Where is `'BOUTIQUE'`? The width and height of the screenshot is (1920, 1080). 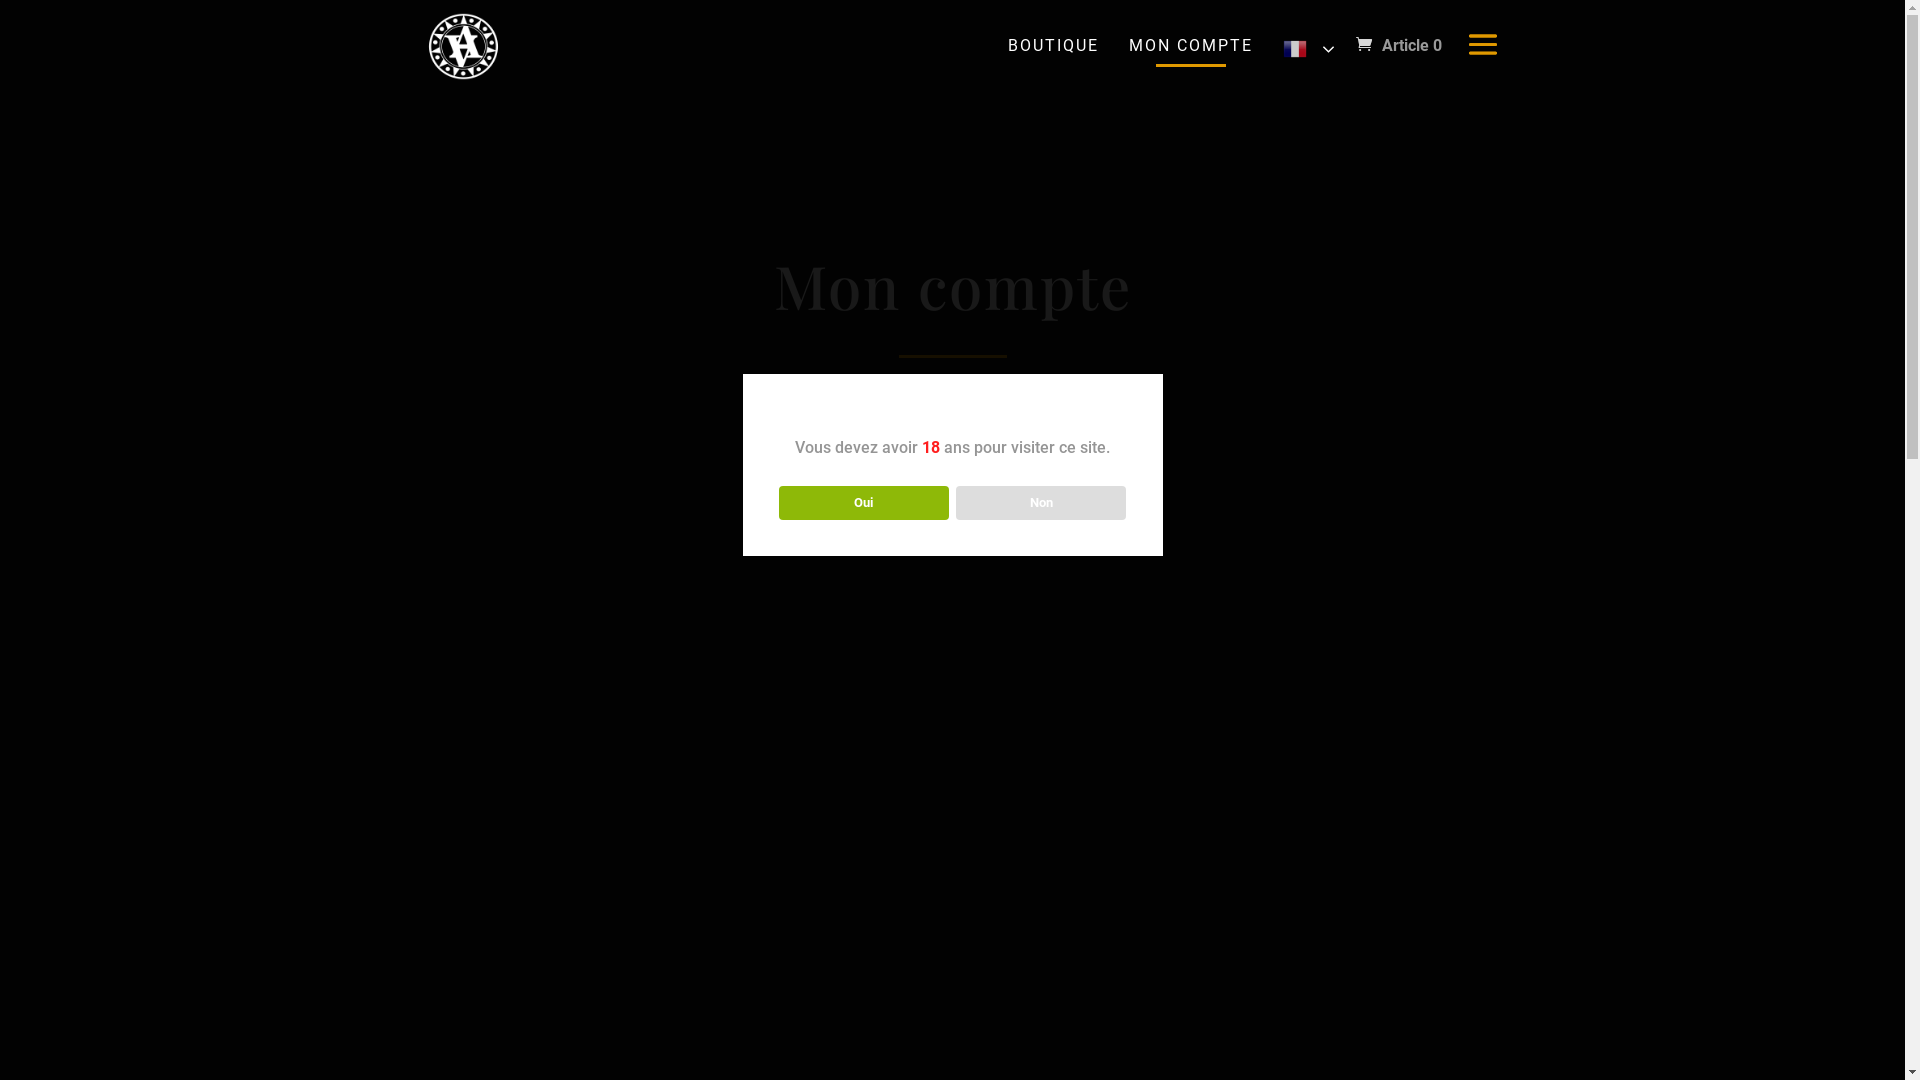
'BOUTIQUE' is located at coordinates (1002, 45).